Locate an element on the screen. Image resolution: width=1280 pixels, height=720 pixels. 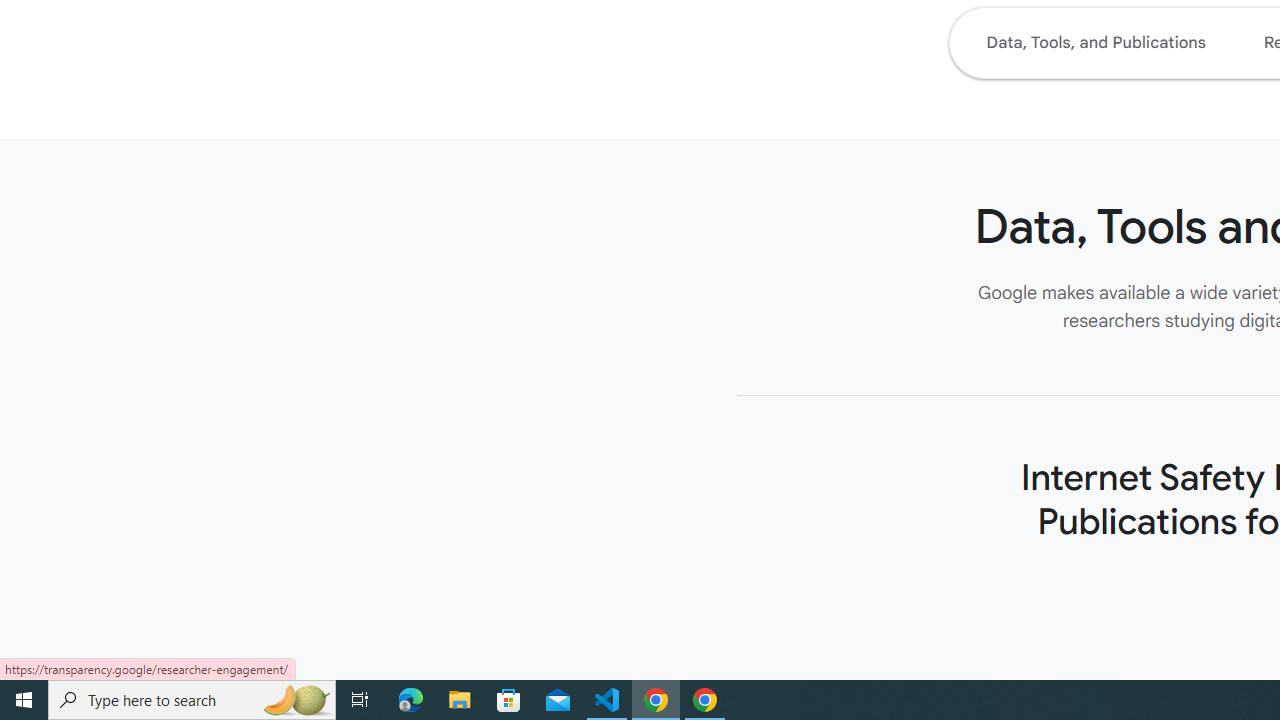
'Data, Tools, and Publications' is located at coordinates (1094, 42).